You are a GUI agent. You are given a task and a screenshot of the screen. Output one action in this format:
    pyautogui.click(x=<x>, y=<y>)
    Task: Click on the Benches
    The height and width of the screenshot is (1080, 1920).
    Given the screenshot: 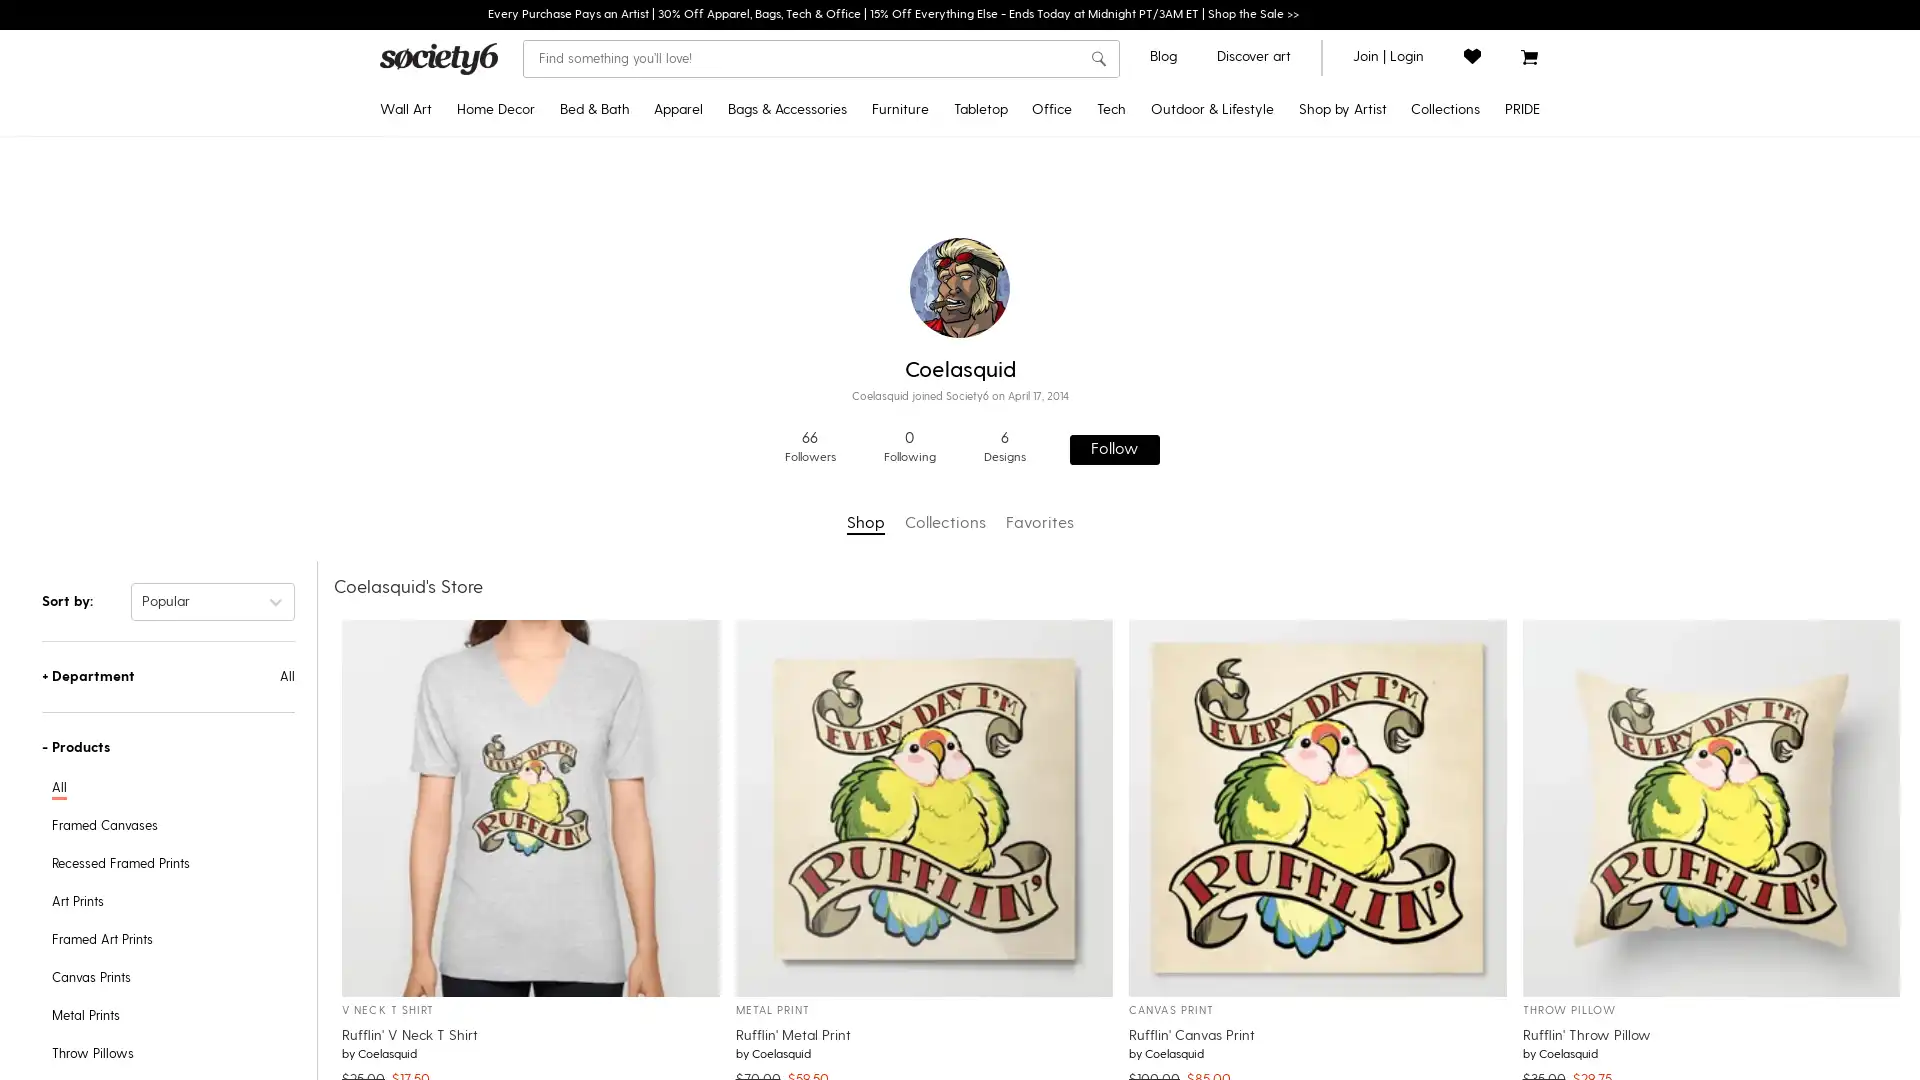 What is the action you would take?
    pyautogui.click(x=934, y=192)
    